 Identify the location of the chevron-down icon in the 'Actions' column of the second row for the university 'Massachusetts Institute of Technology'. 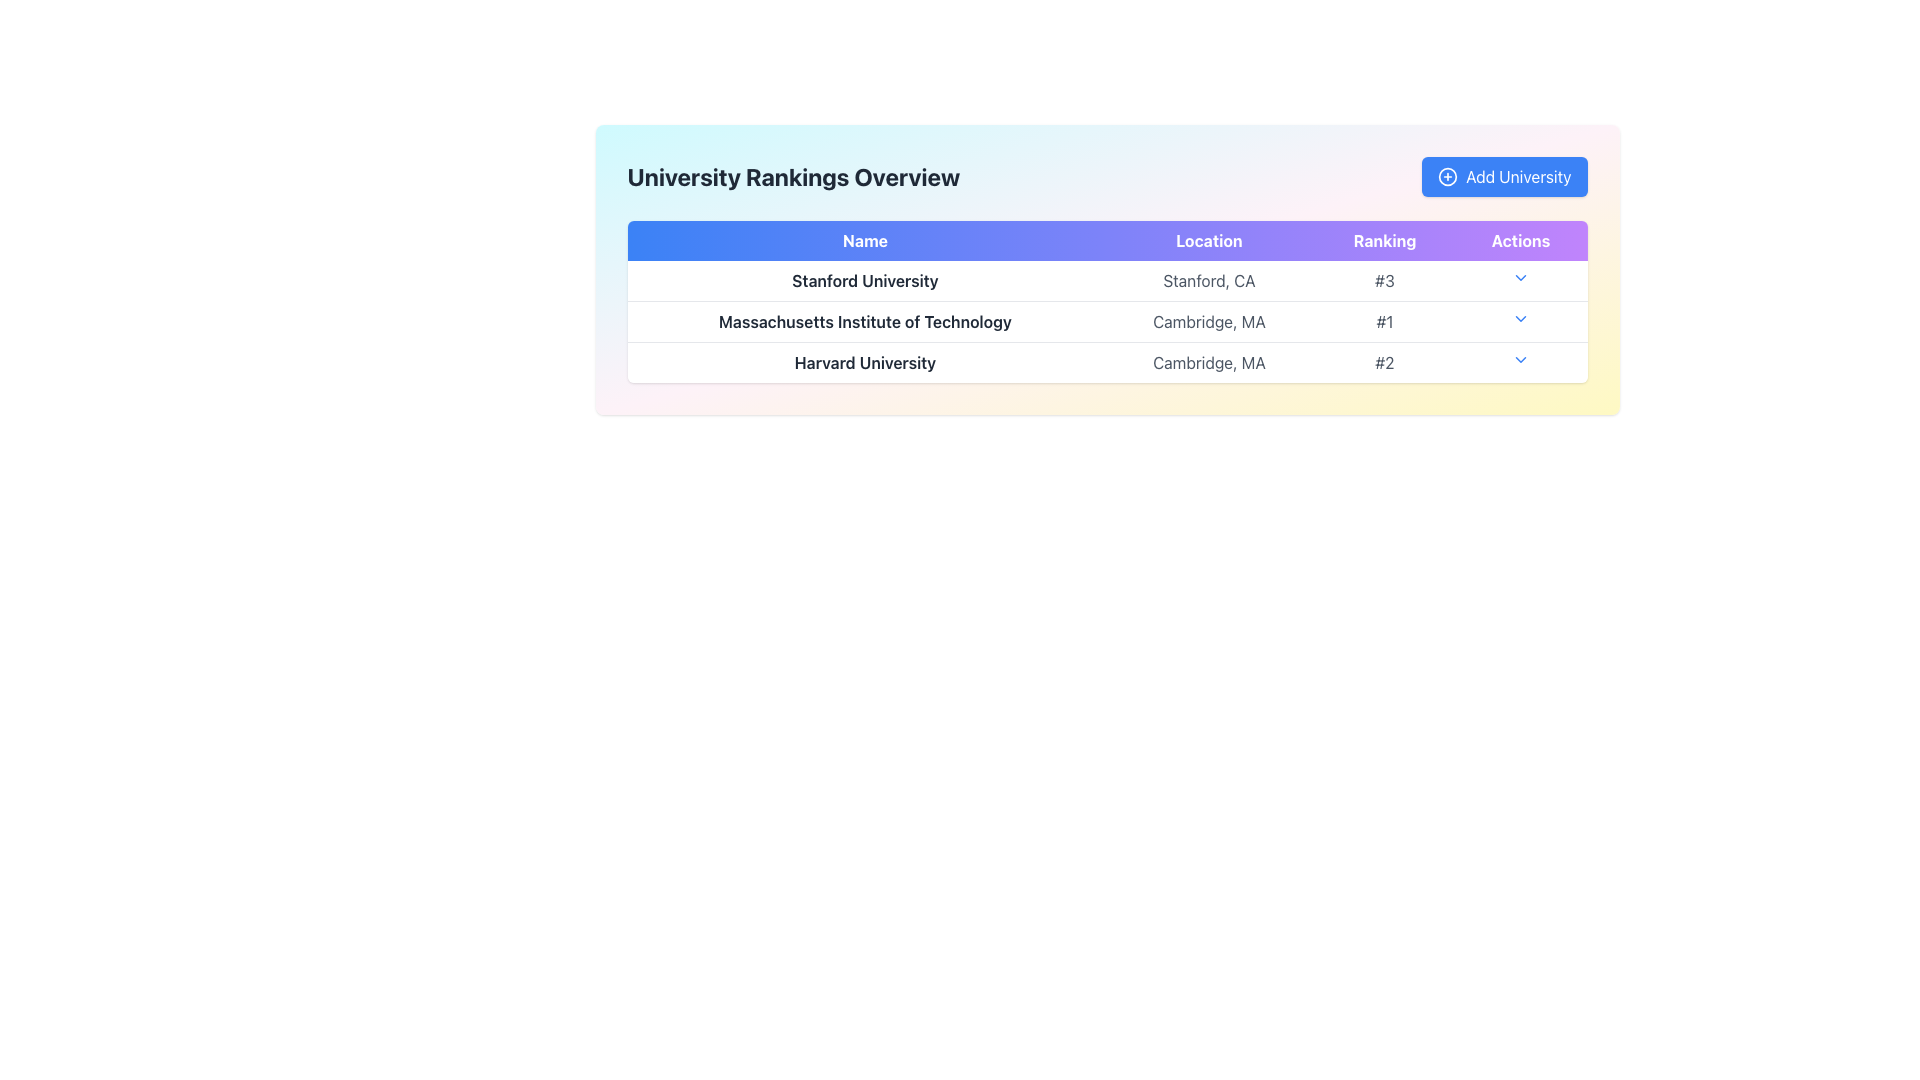
(1520, 318).